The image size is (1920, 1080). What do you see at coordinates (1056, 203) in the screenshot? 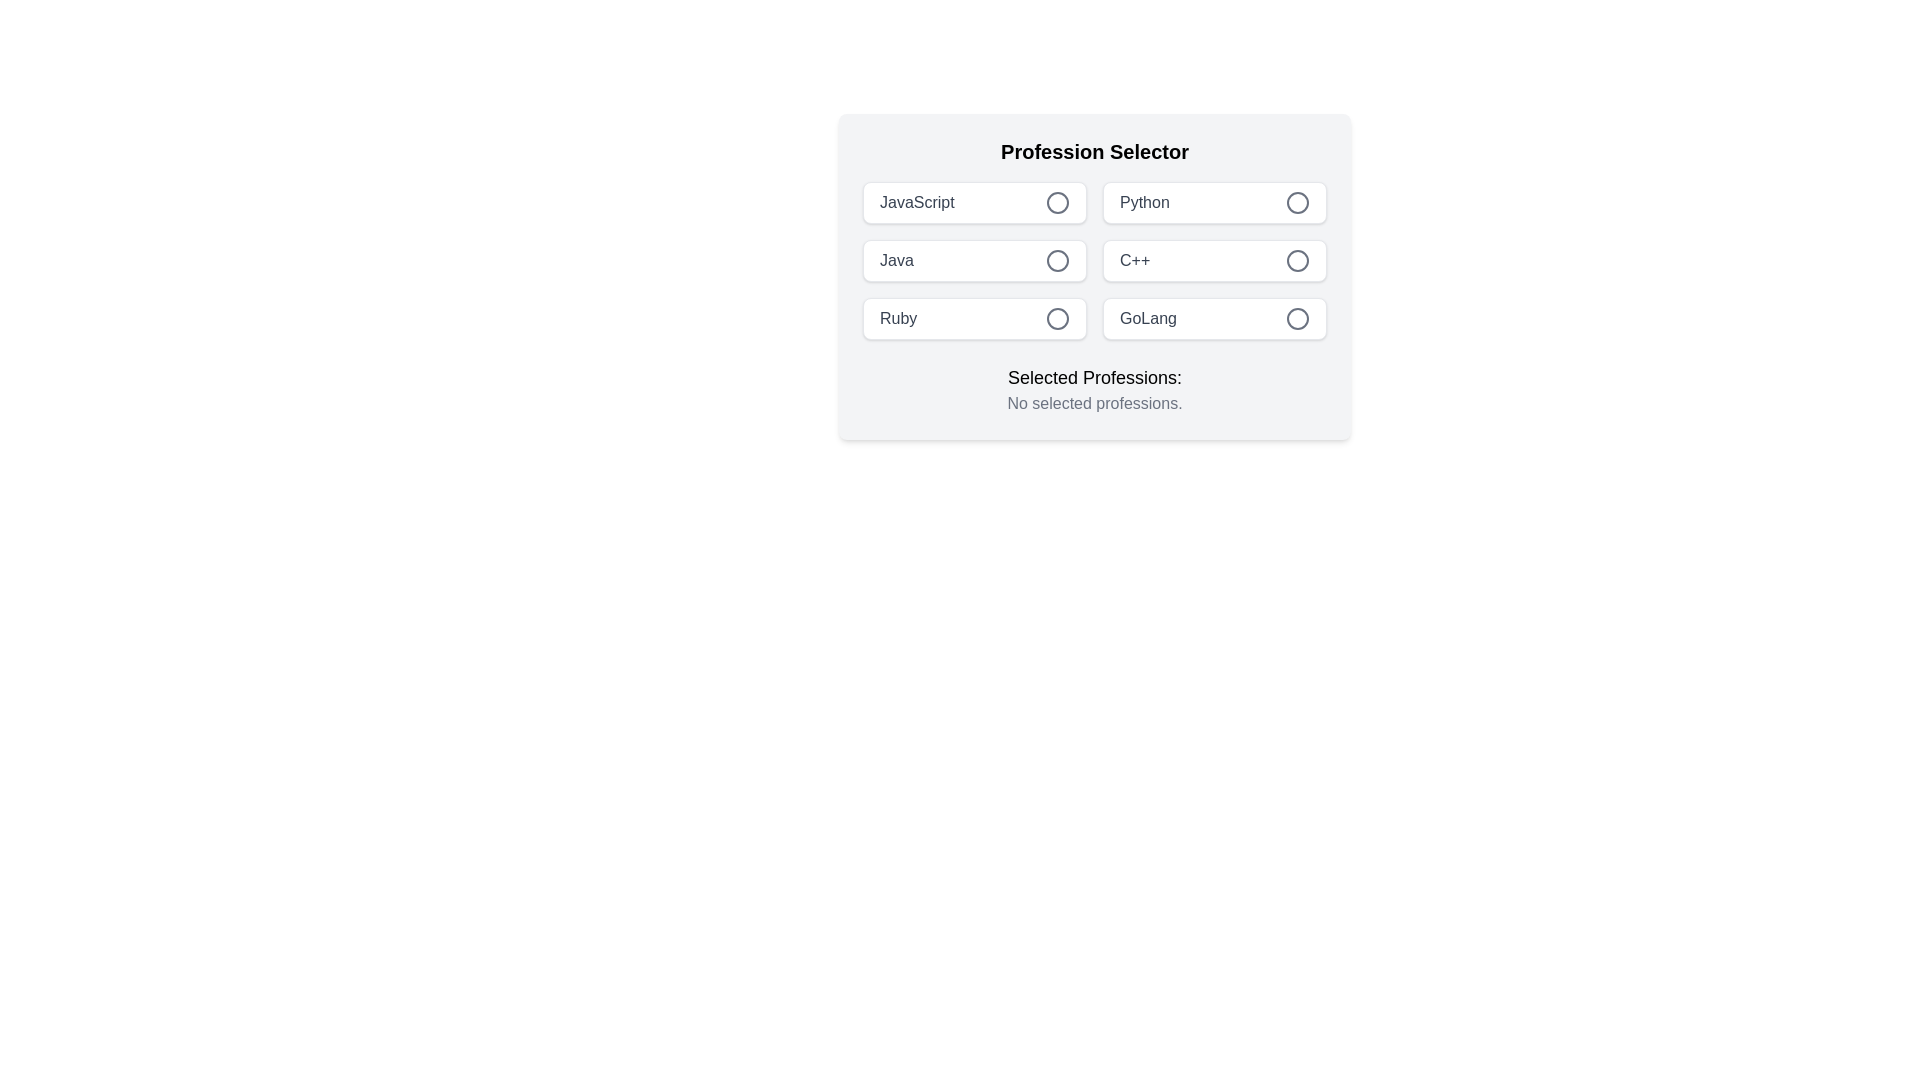
I see `the radio button` at bounding box center [1056, 203].